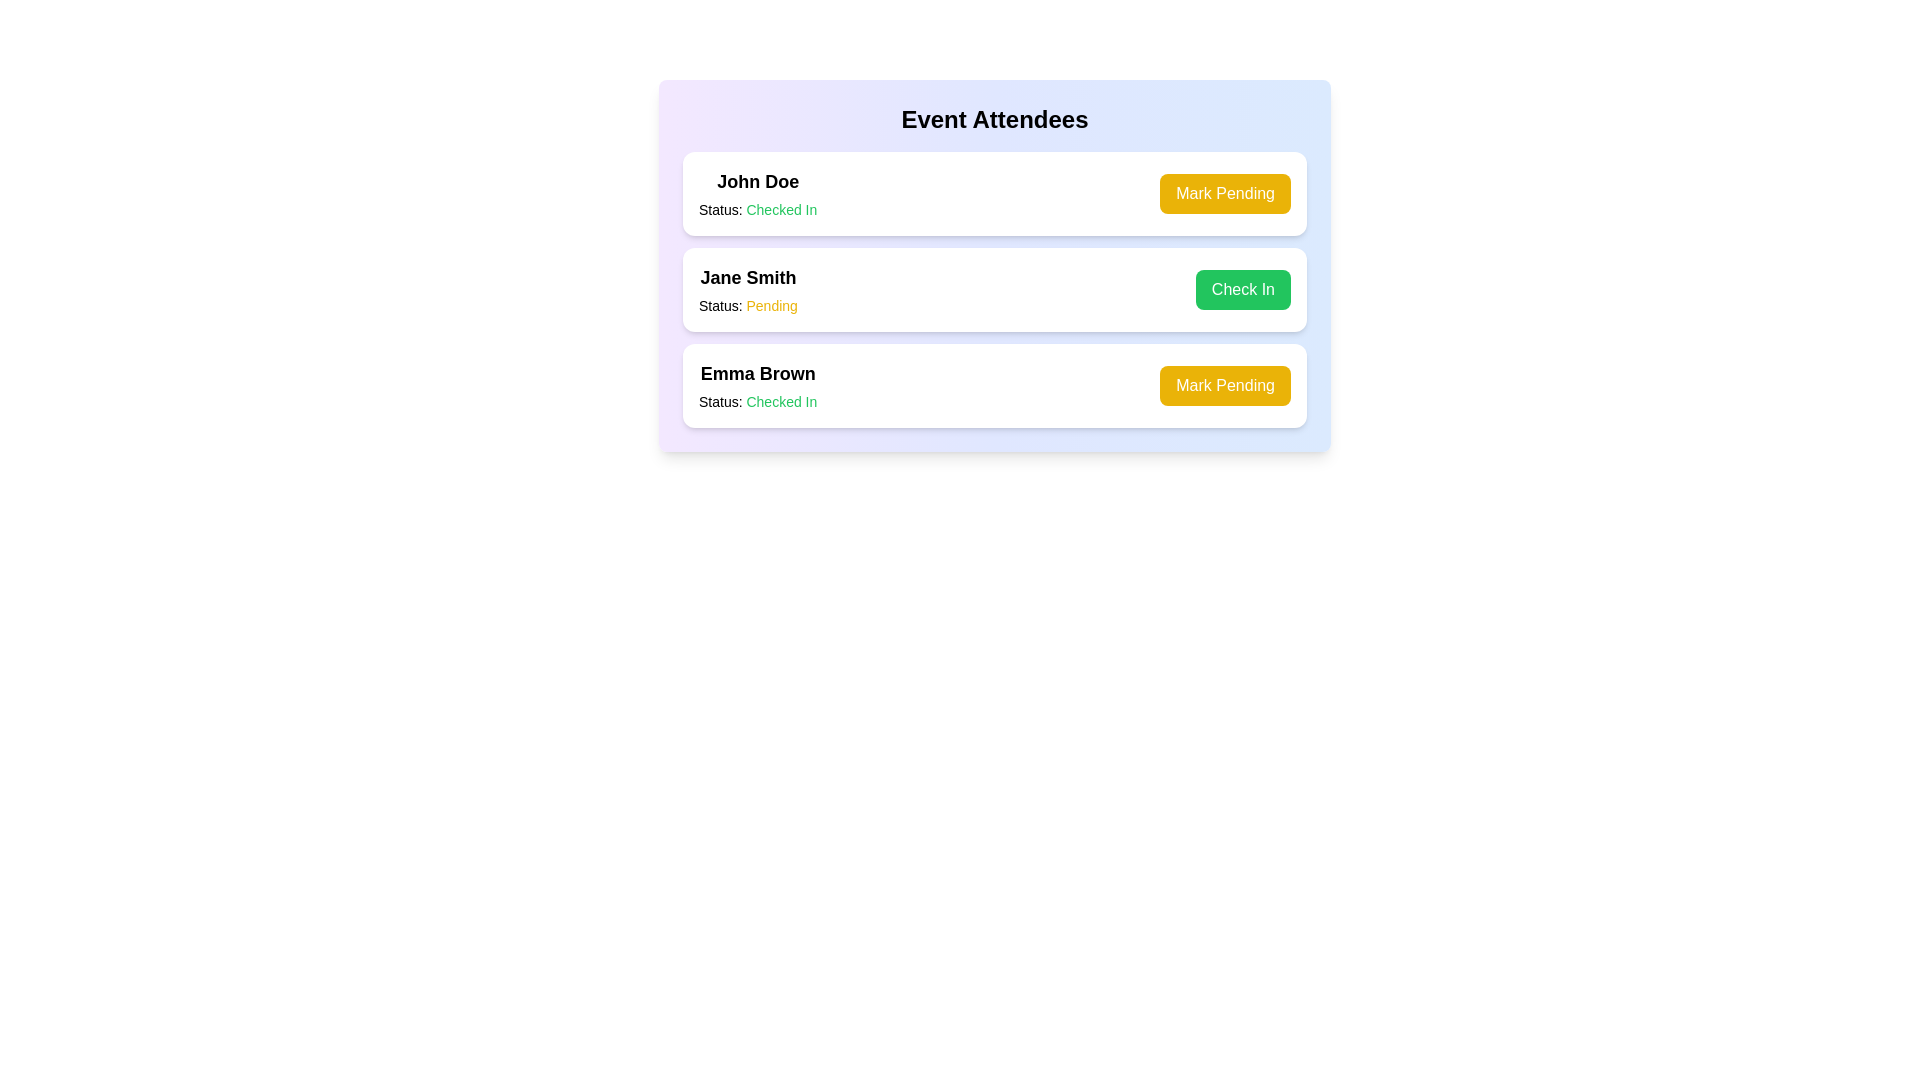 This screenshot has width=1920, height=1080. What do you see at coordinates (757, 181) in the screenshot?
I see `the name of the attendee to select the text` at bounding box center [757, 181].